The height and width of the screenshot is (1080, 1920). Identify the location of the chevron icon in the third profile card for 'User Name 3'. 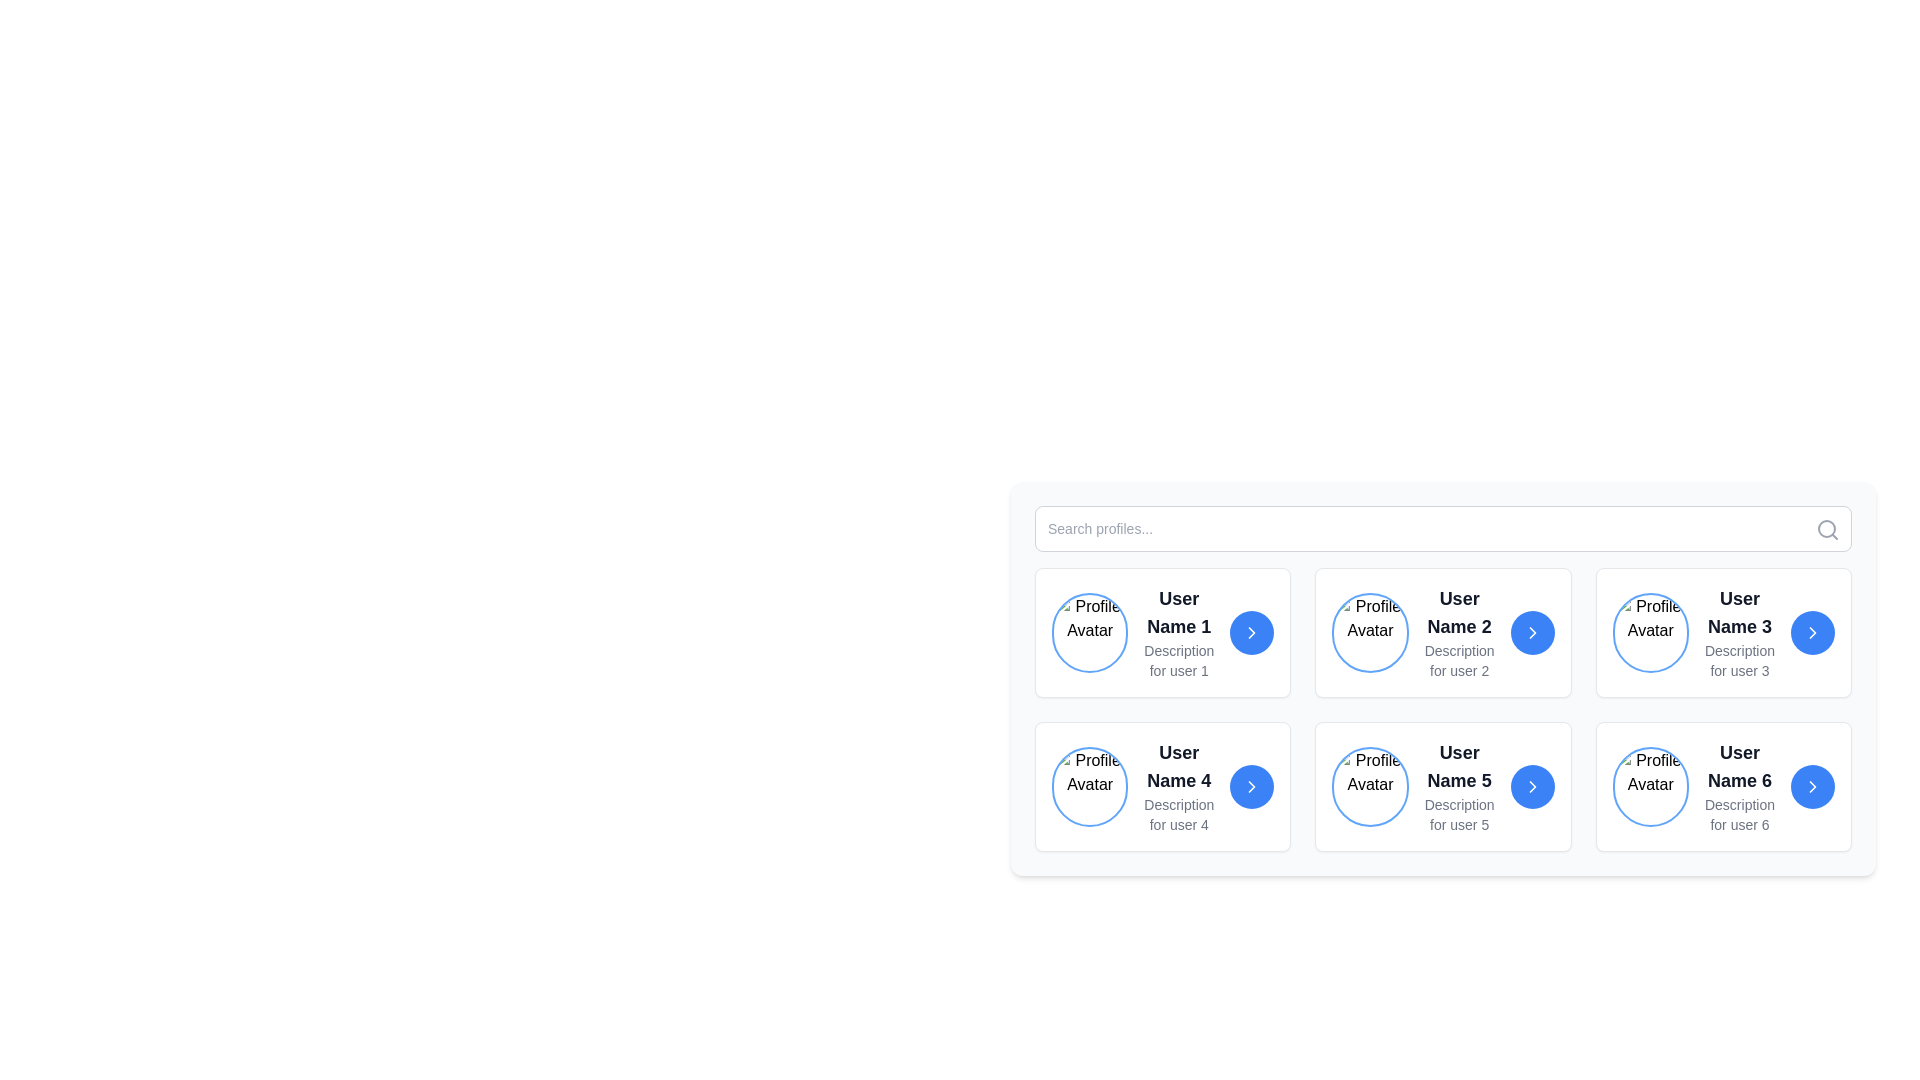
(1813, 632).